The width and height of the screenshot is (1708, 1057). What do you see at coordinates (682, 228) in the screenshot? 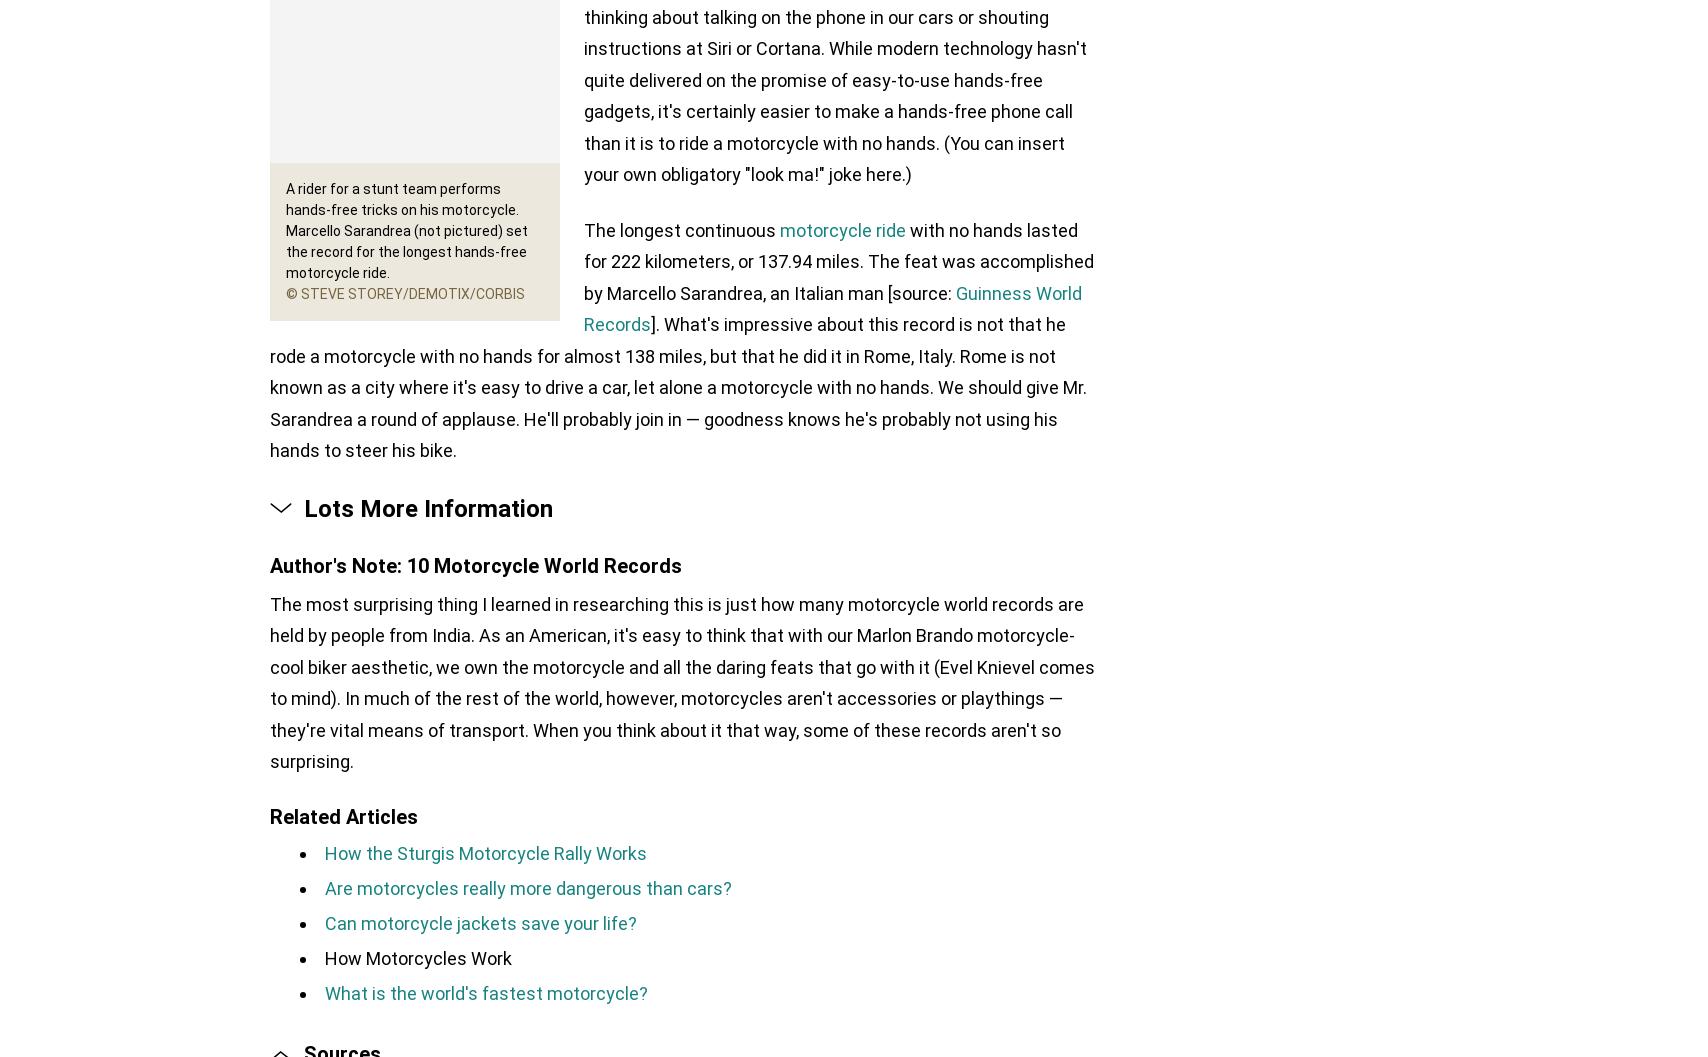
I see `'The longest continuous'` at bounding box center [682, 228].